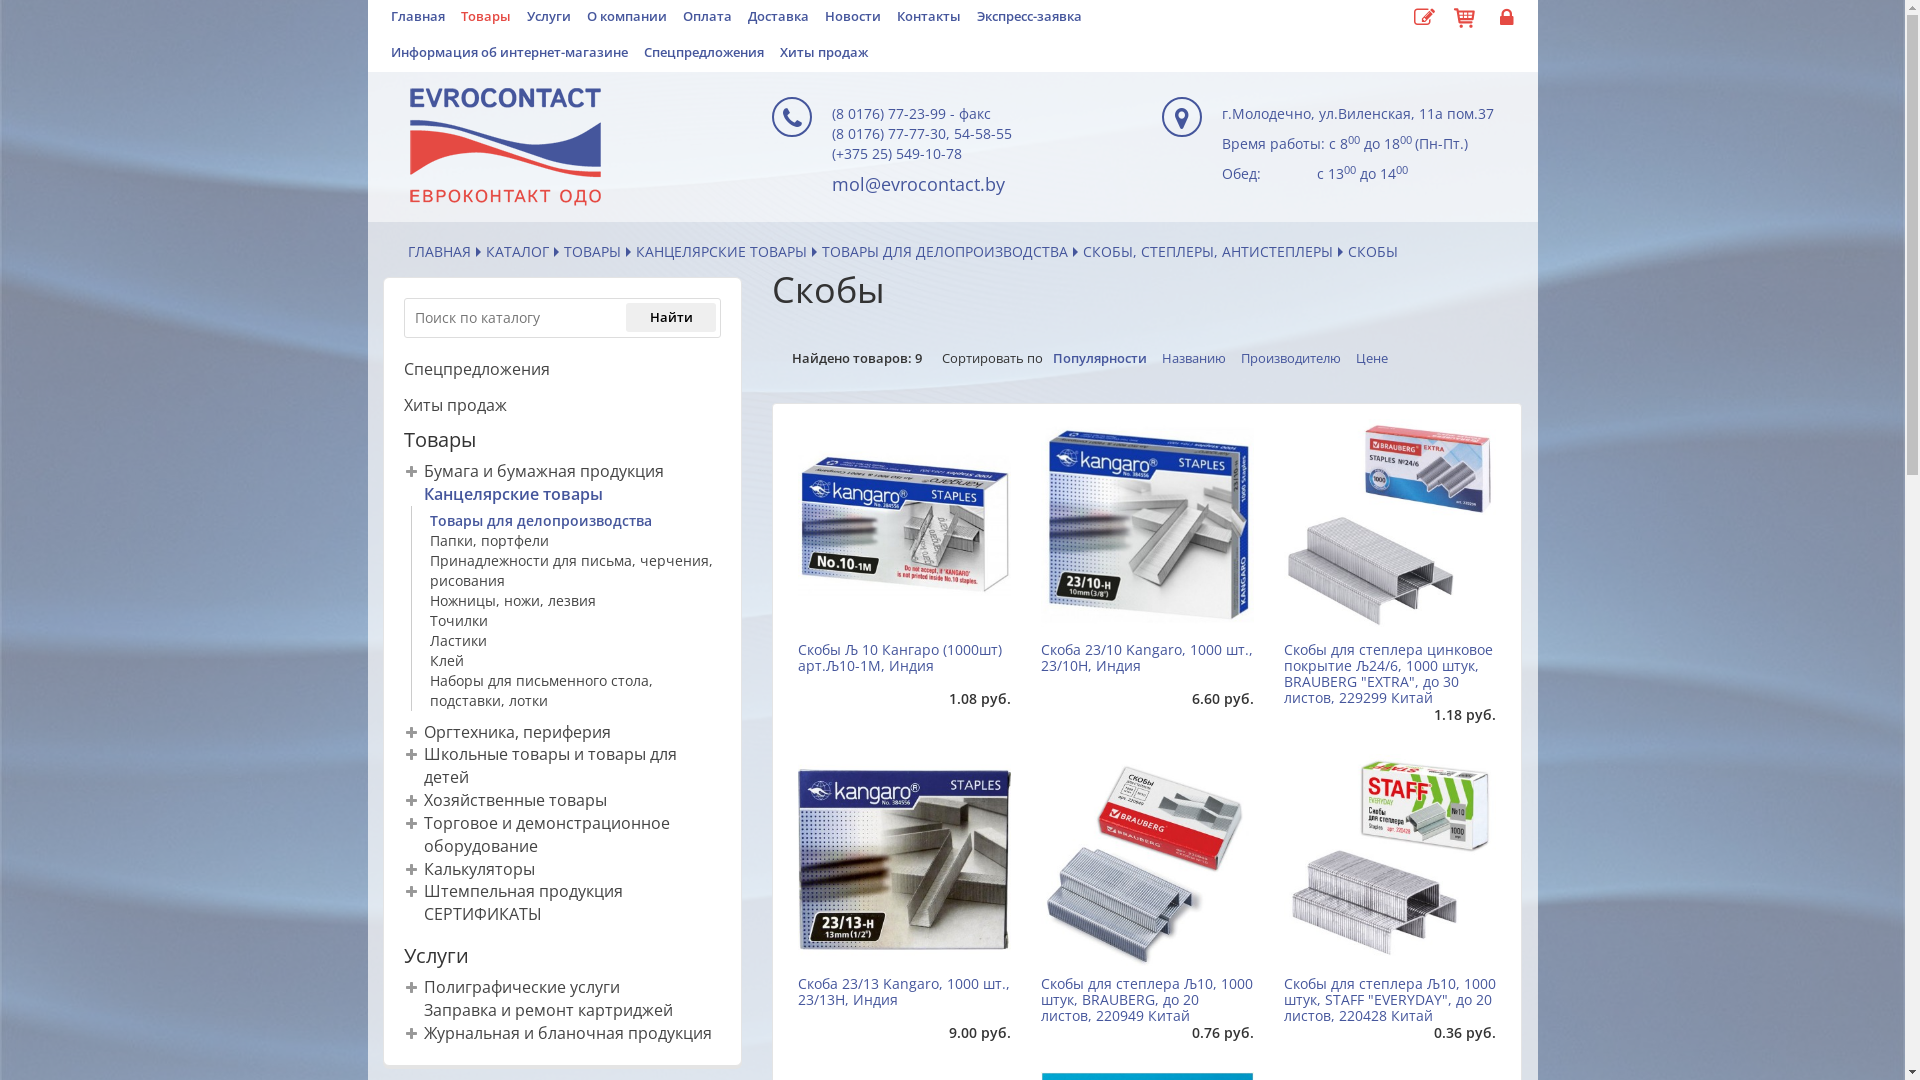 The height and width of the screenshot is (1080, 1920). What do you see at coordinates (917, 184) in the screenshot?
I see `'mol@evrocontact.by'` at bounding box center [917, 184].